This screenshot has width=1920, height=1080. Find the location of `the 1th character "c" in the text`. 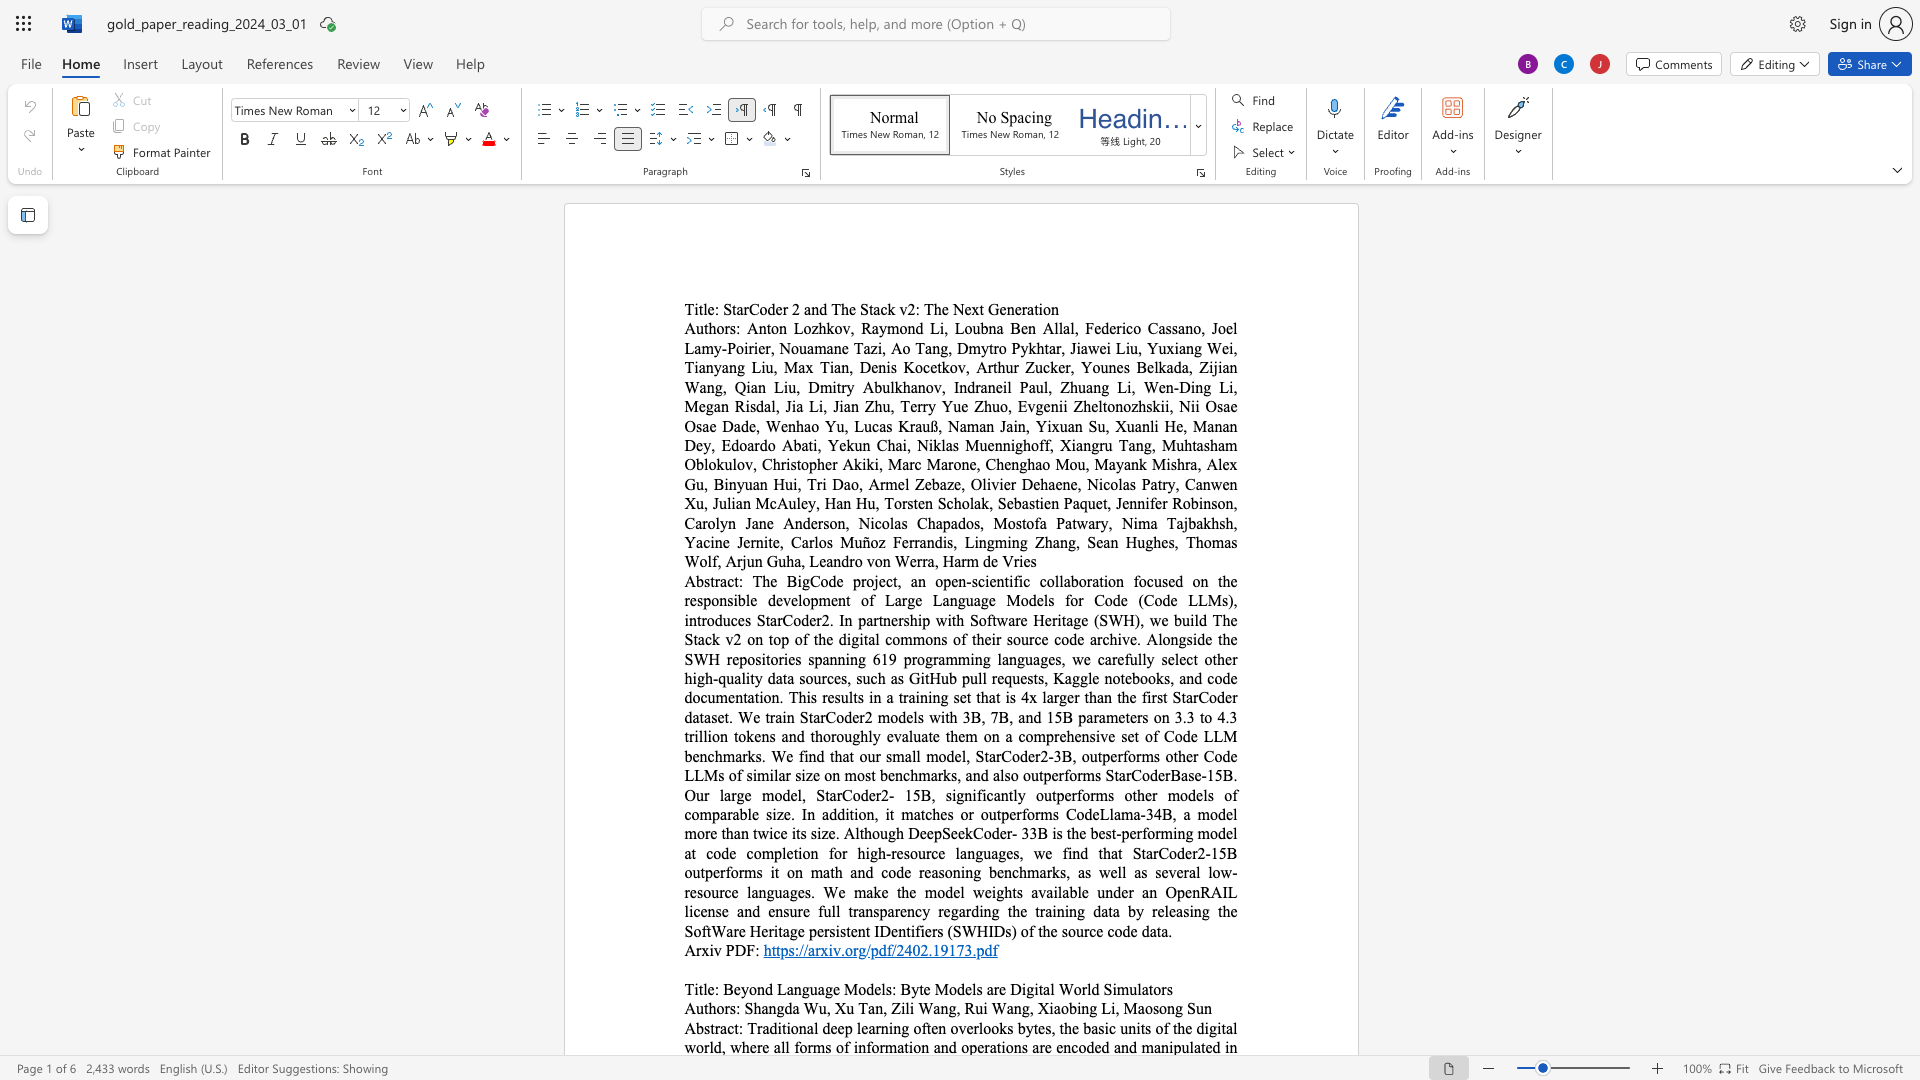

the 1th character "c" in the text is located at coordinates (1129, 327).